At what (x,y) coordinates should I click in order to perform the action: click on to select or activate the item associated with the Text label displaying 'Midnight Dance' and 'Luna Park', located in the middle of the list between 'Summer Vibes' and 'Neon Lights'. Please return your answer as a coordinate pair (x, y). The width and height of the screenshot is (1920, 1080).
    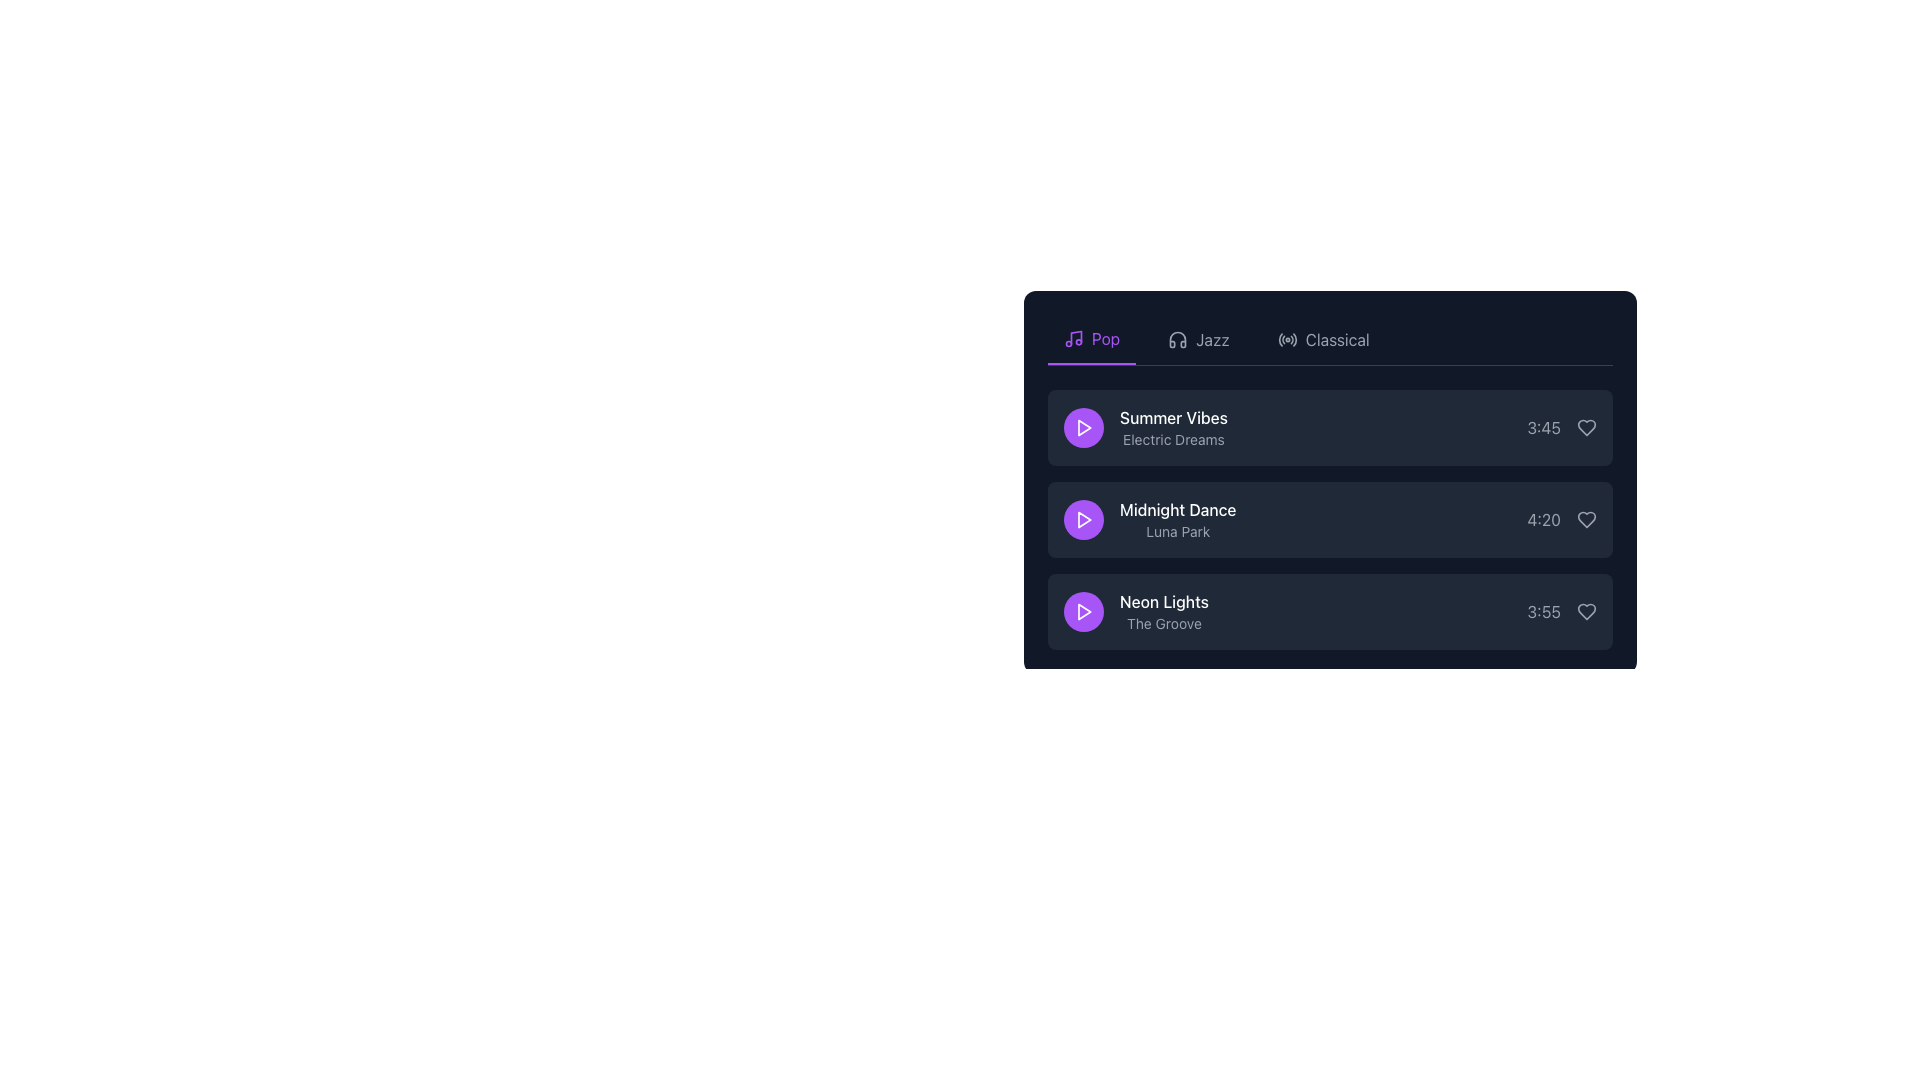
    Looking at the image, I should click on (1178, 519).